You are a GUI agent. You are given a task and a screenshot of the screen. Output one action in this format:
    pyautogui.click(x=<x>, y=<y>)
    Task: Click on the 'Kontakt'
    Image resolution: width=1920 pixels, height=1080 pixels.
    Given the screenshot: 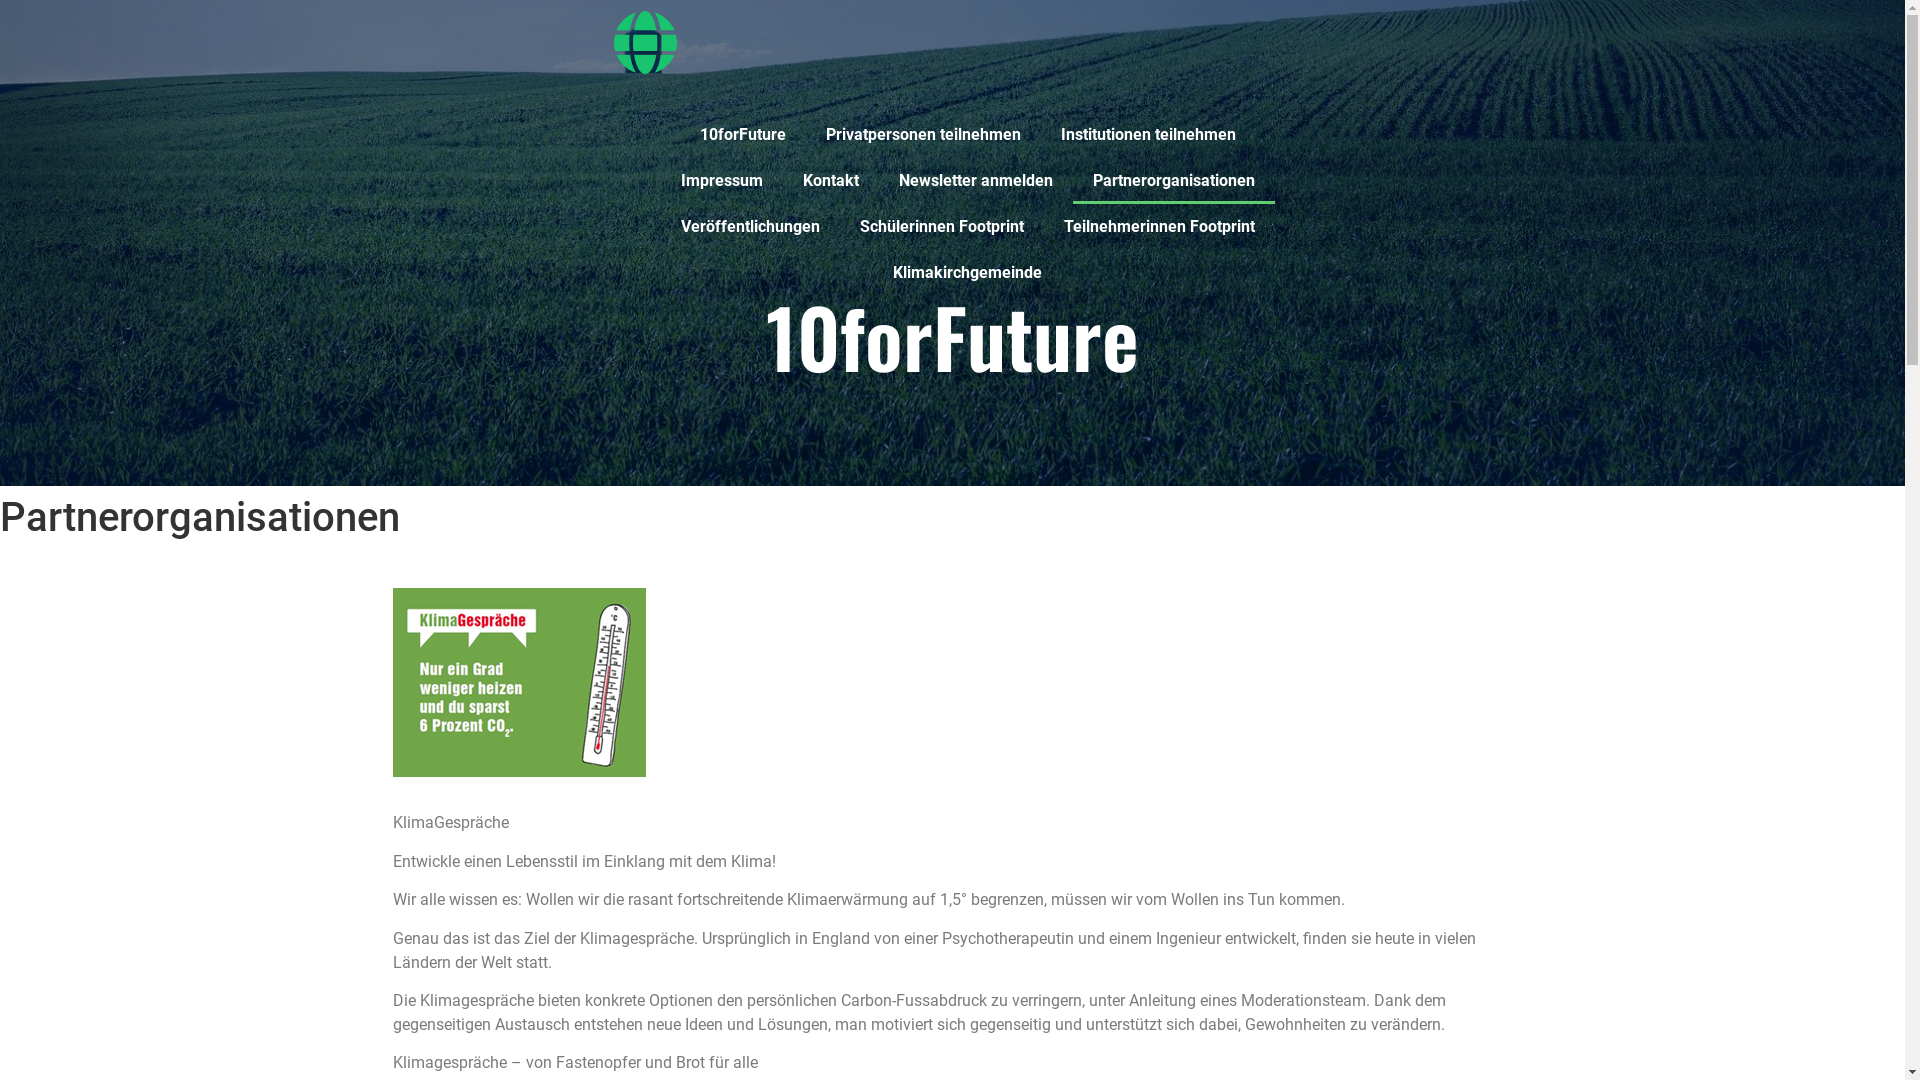 What is the action you would take?
    pyautogui.click(x=830, y=181)
    